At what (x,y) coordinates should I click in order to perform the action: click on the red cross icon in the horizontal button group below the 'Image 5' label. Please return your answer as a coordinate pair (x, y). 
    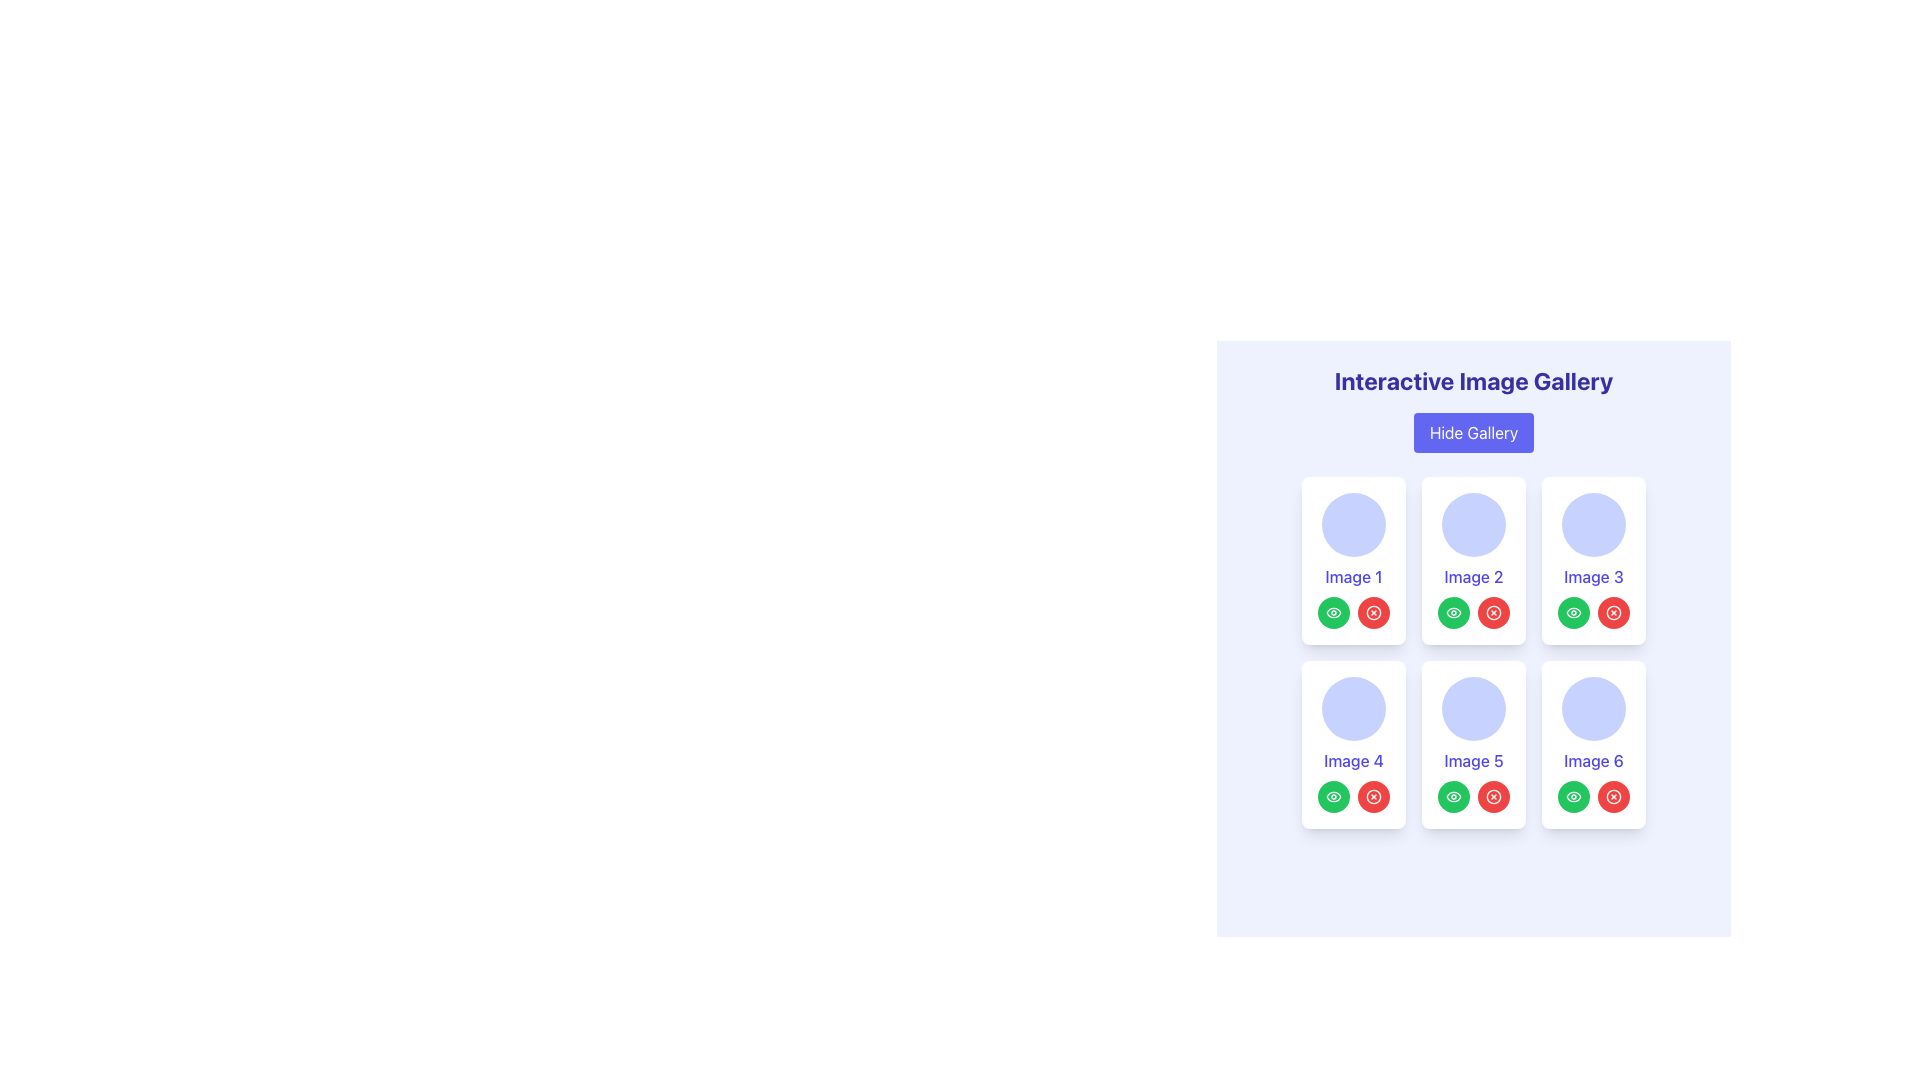
    Looking at the image, I should click on (1473, 796).